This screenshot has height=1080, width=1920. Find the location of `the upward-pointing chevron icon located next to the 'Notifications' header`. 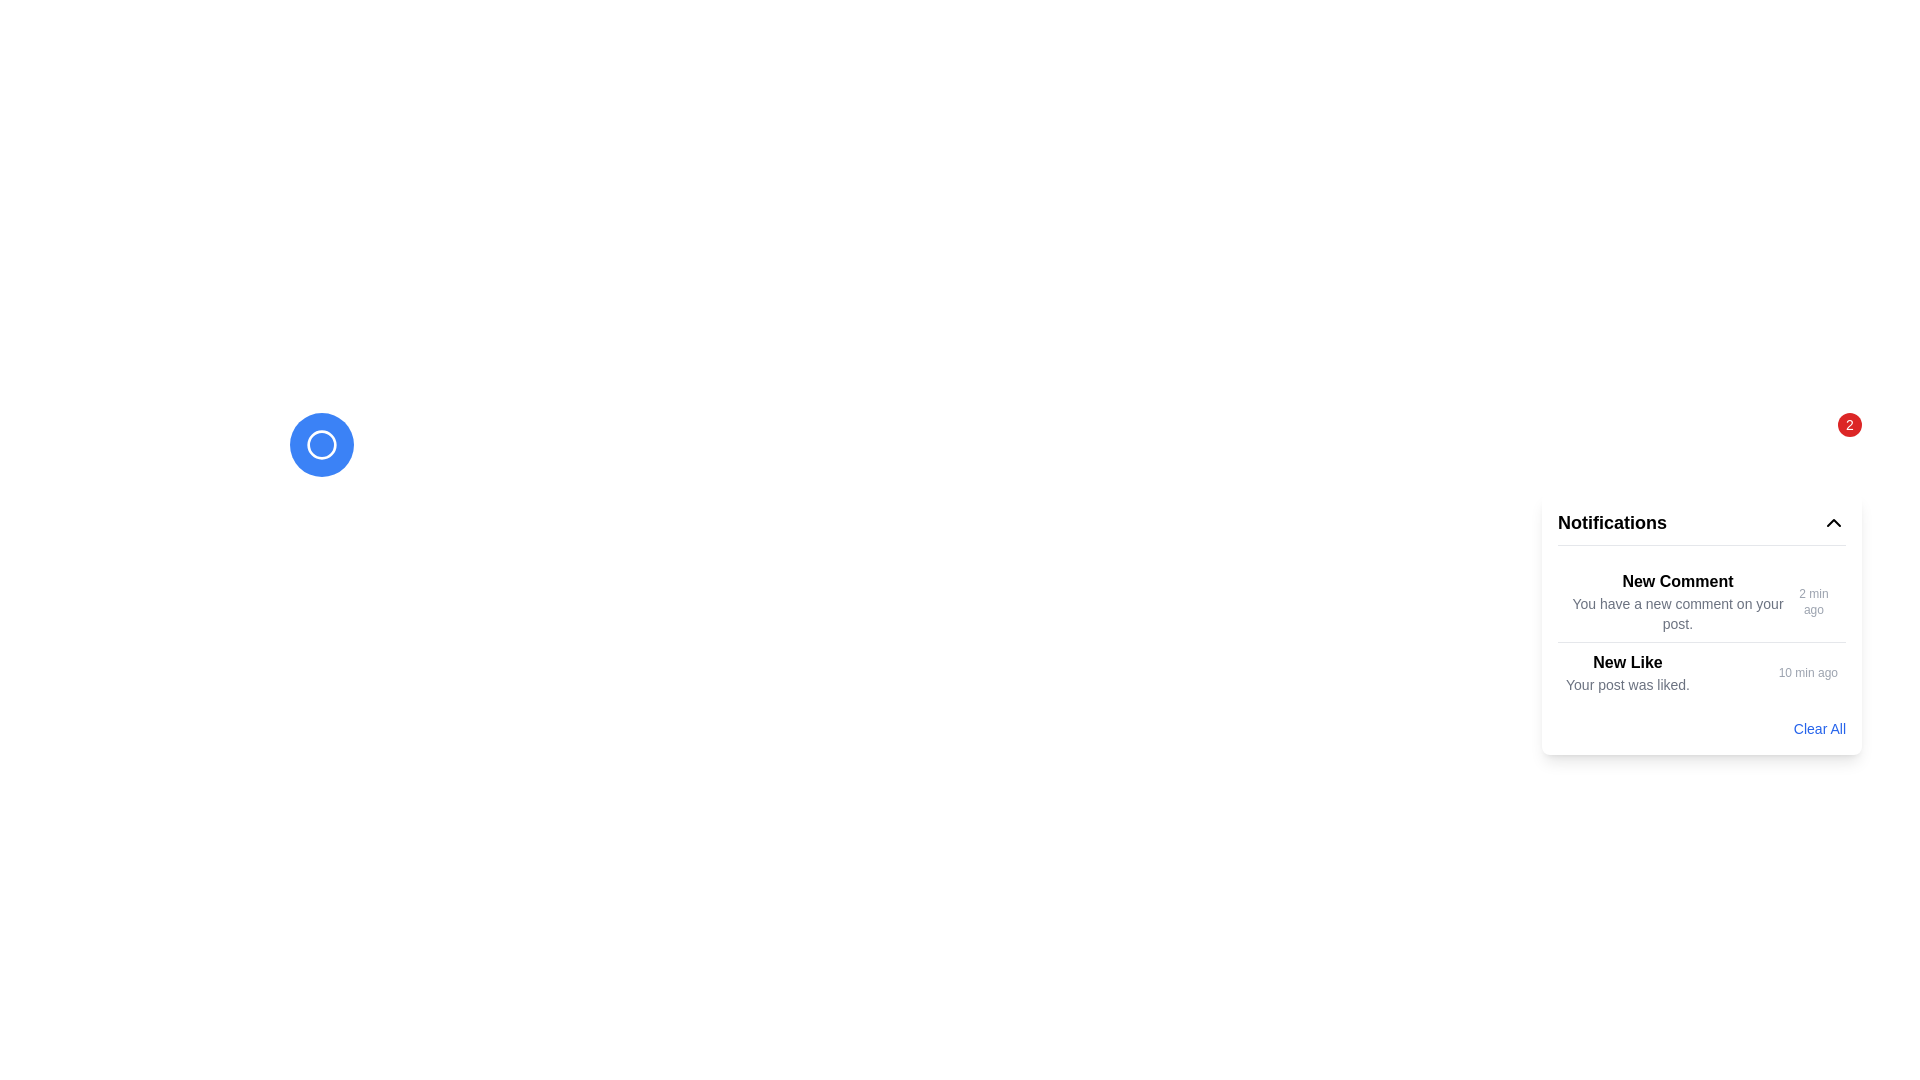

the upward-pointing chevron icon located next to the 'Notifications' header is located at coordinates (1833, 522).